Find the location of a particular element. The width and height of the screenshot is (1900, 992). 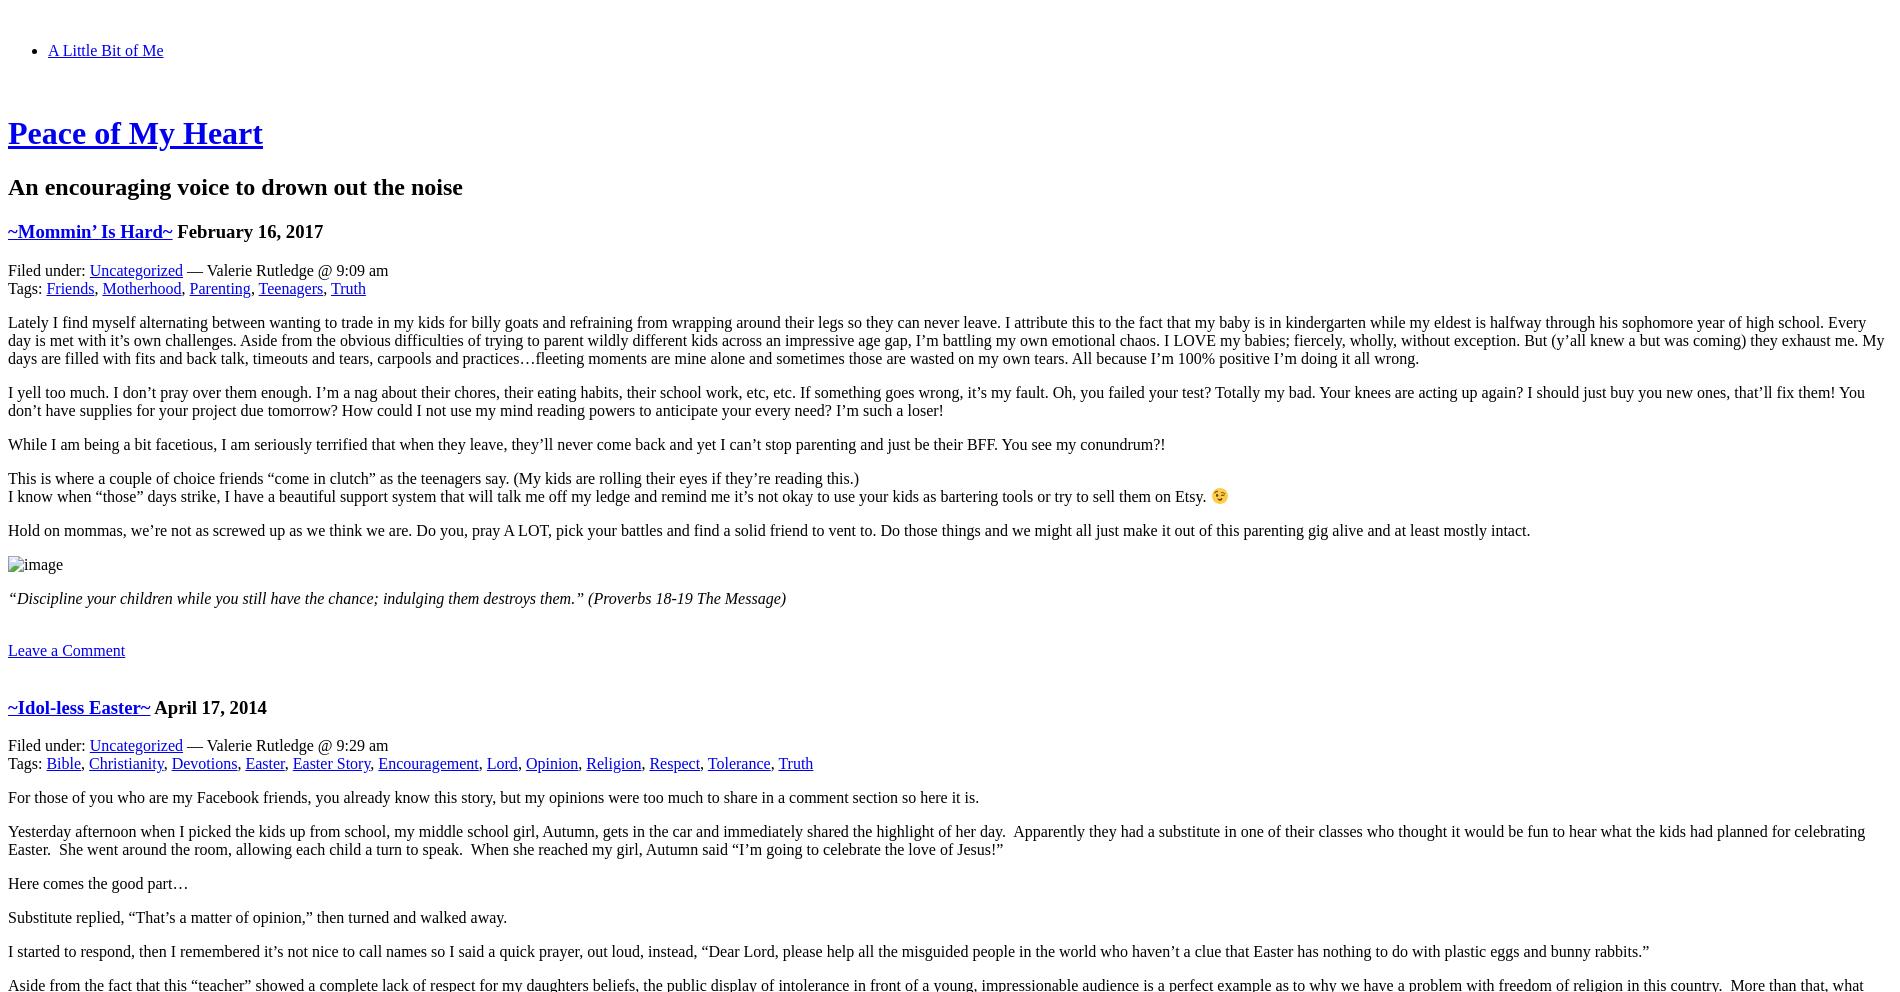

'Religion' is located at coordinates (613, 762).